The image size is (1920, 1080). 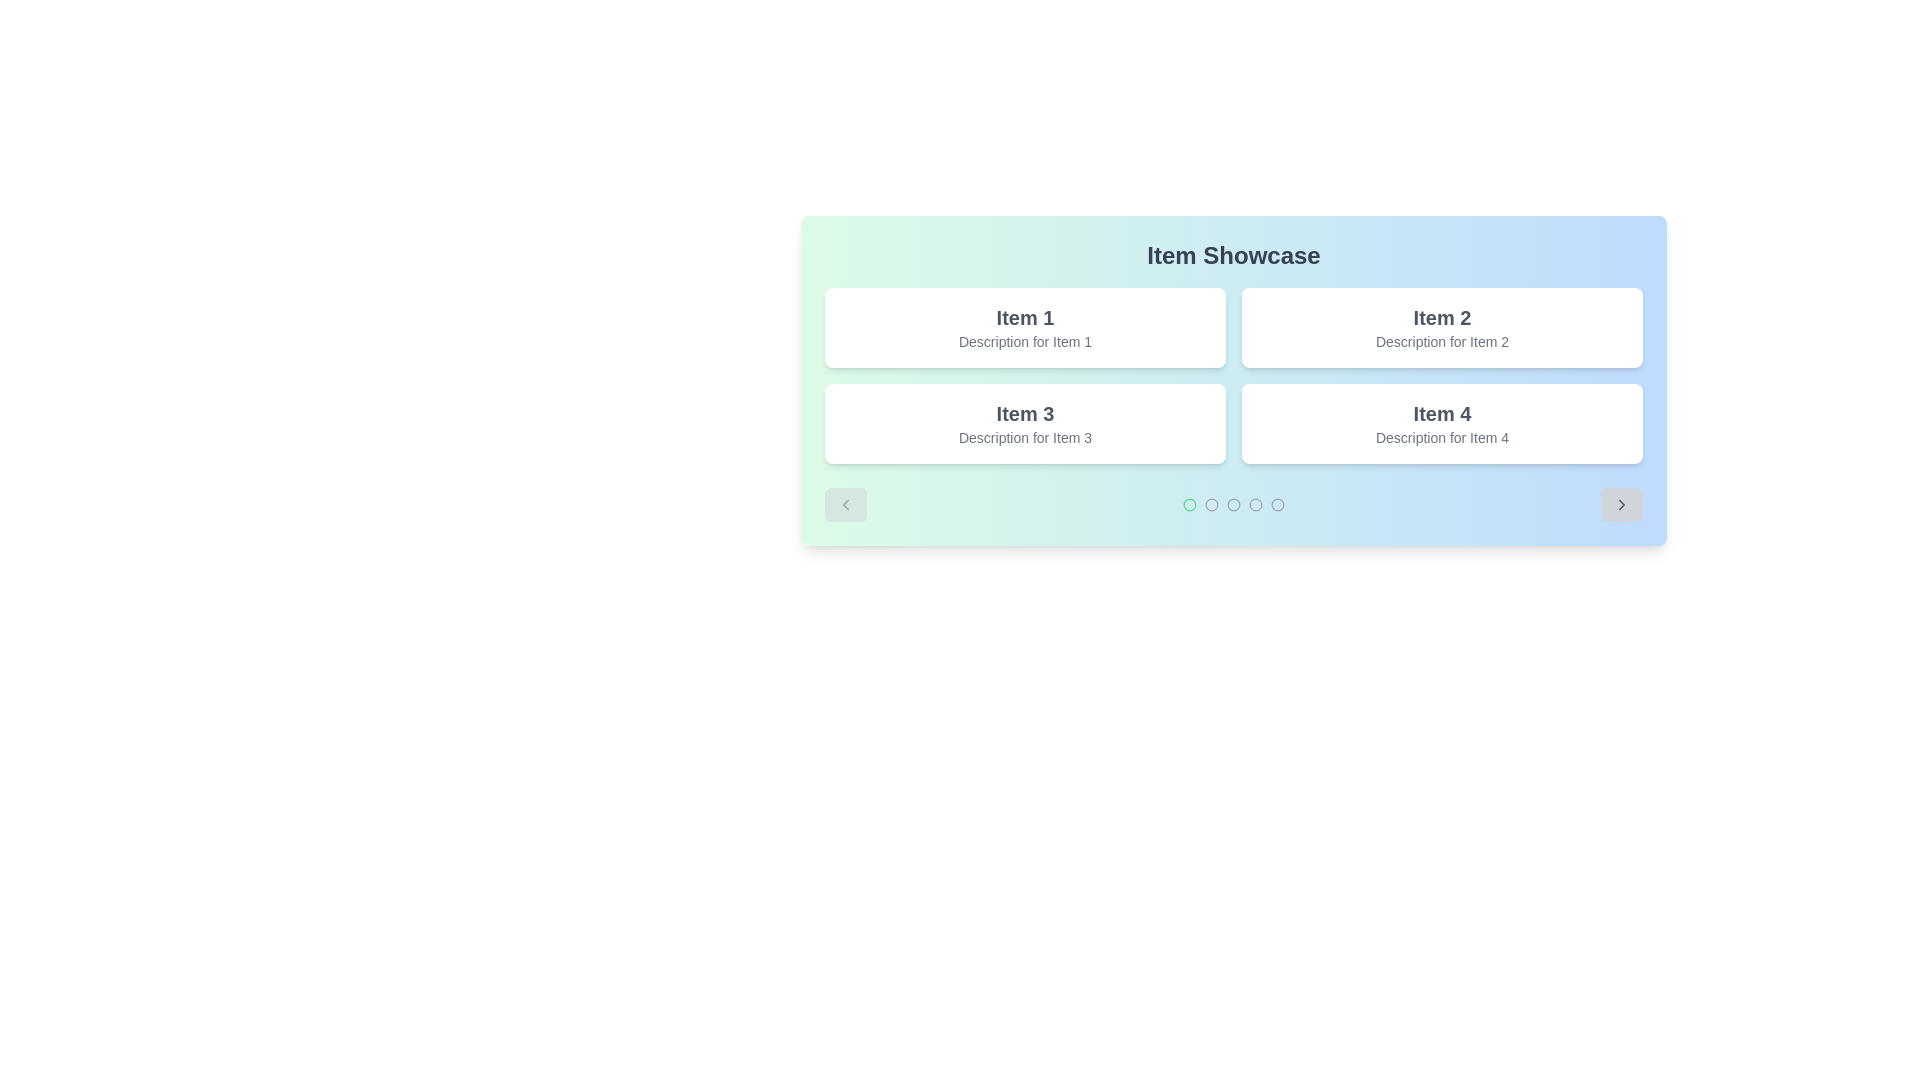 What do you see at coordinates (1442, 412) in the screenshot?
I see `the title text label located above the 'Description for Item 4' in the bottom-right item of a 2x2 grid layout` at bounding box center [1442, 412].